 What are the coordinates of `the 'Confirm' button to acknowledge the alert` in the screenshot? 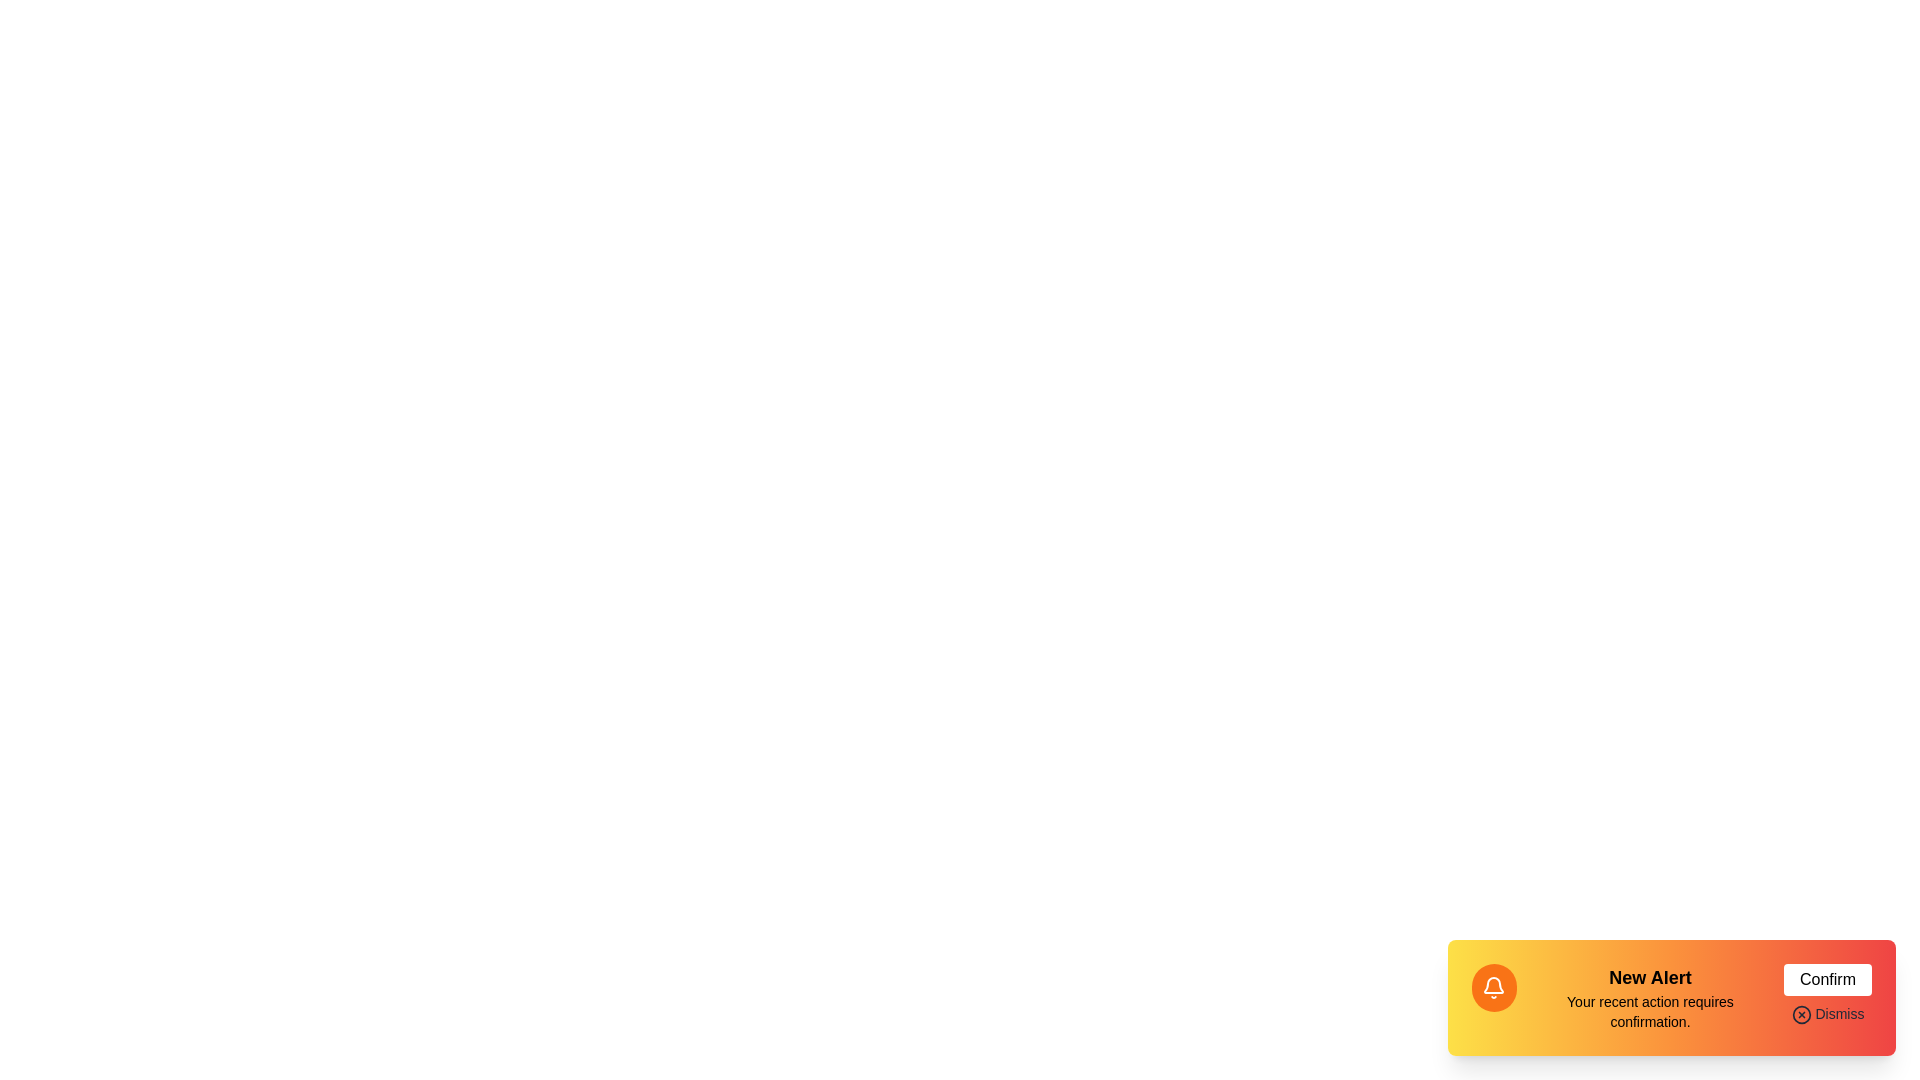 It's located at (1828, 978).